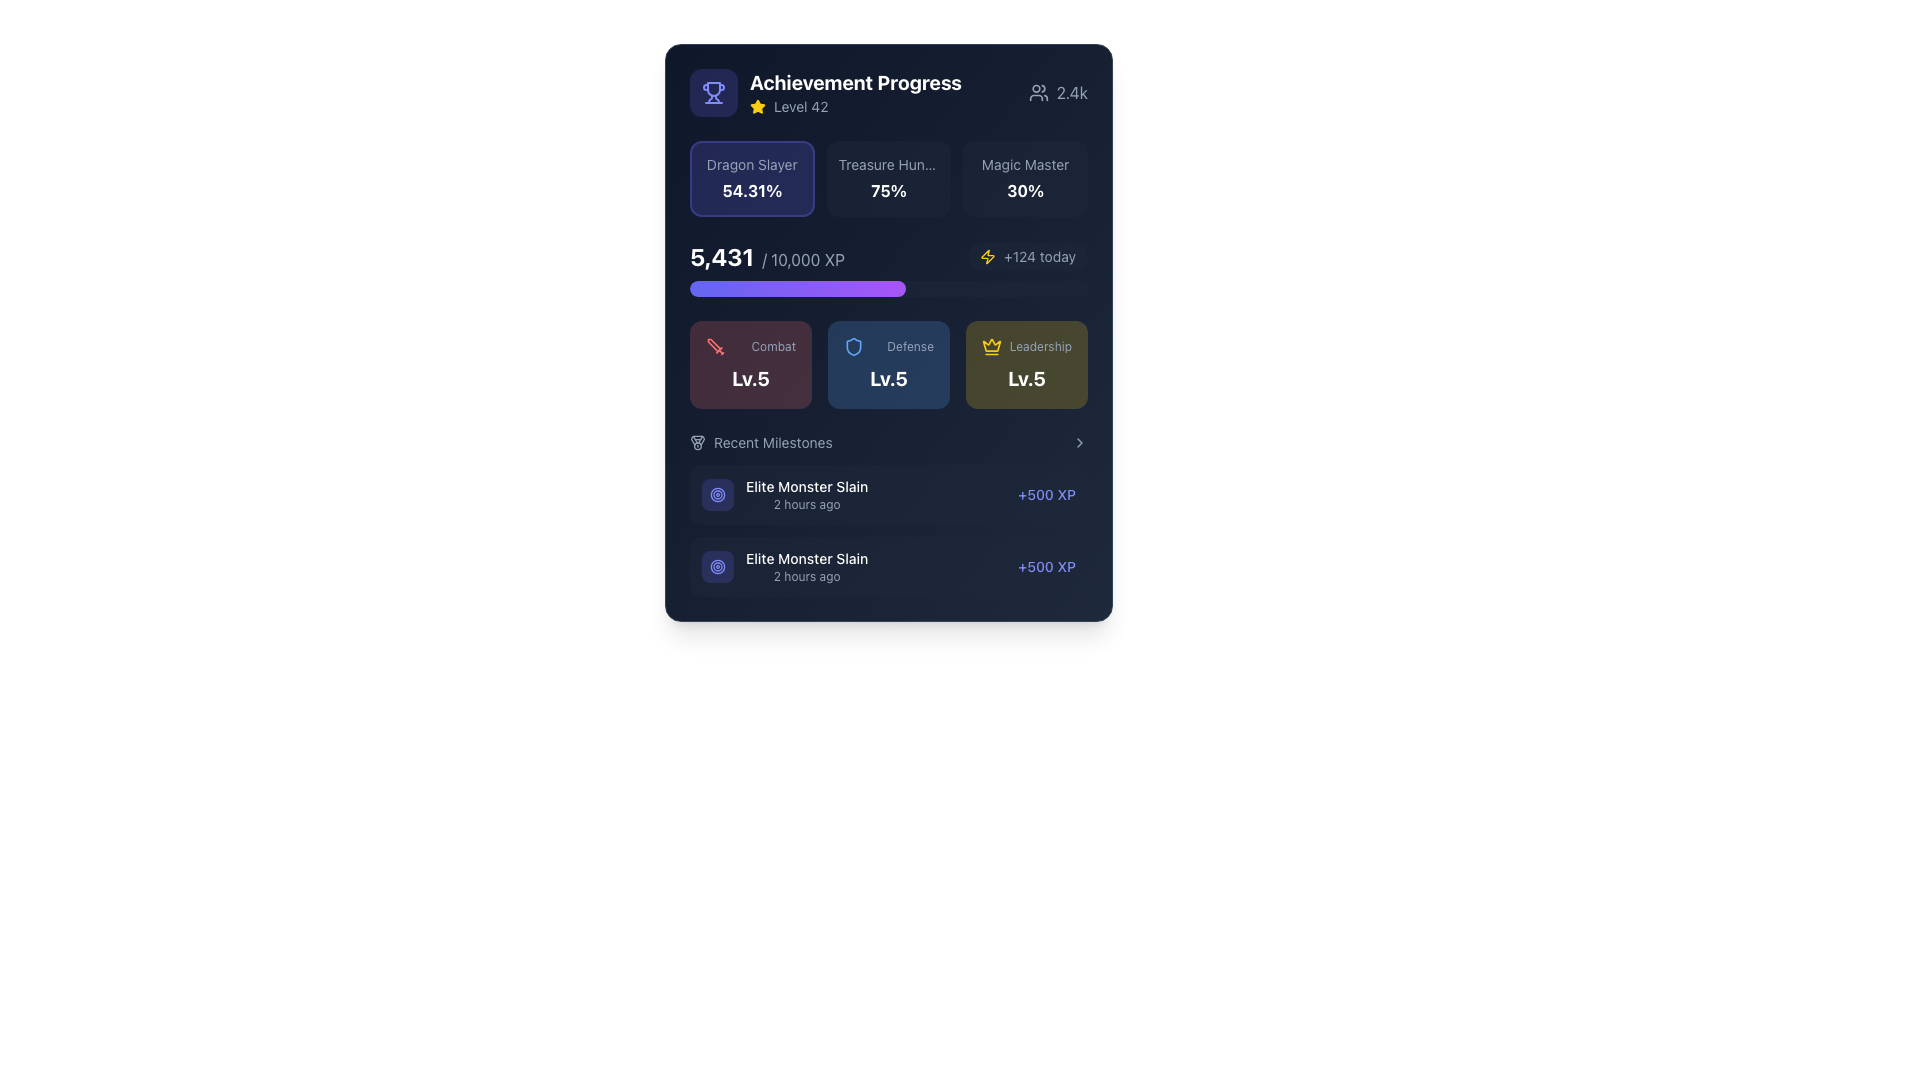 The width and height of the screenshot is (1920, 1080). I want to click on the second milestone card in the 'Recent Milestones' list, which displays details about a recently completed task and its associated reward, so click(887, 567).